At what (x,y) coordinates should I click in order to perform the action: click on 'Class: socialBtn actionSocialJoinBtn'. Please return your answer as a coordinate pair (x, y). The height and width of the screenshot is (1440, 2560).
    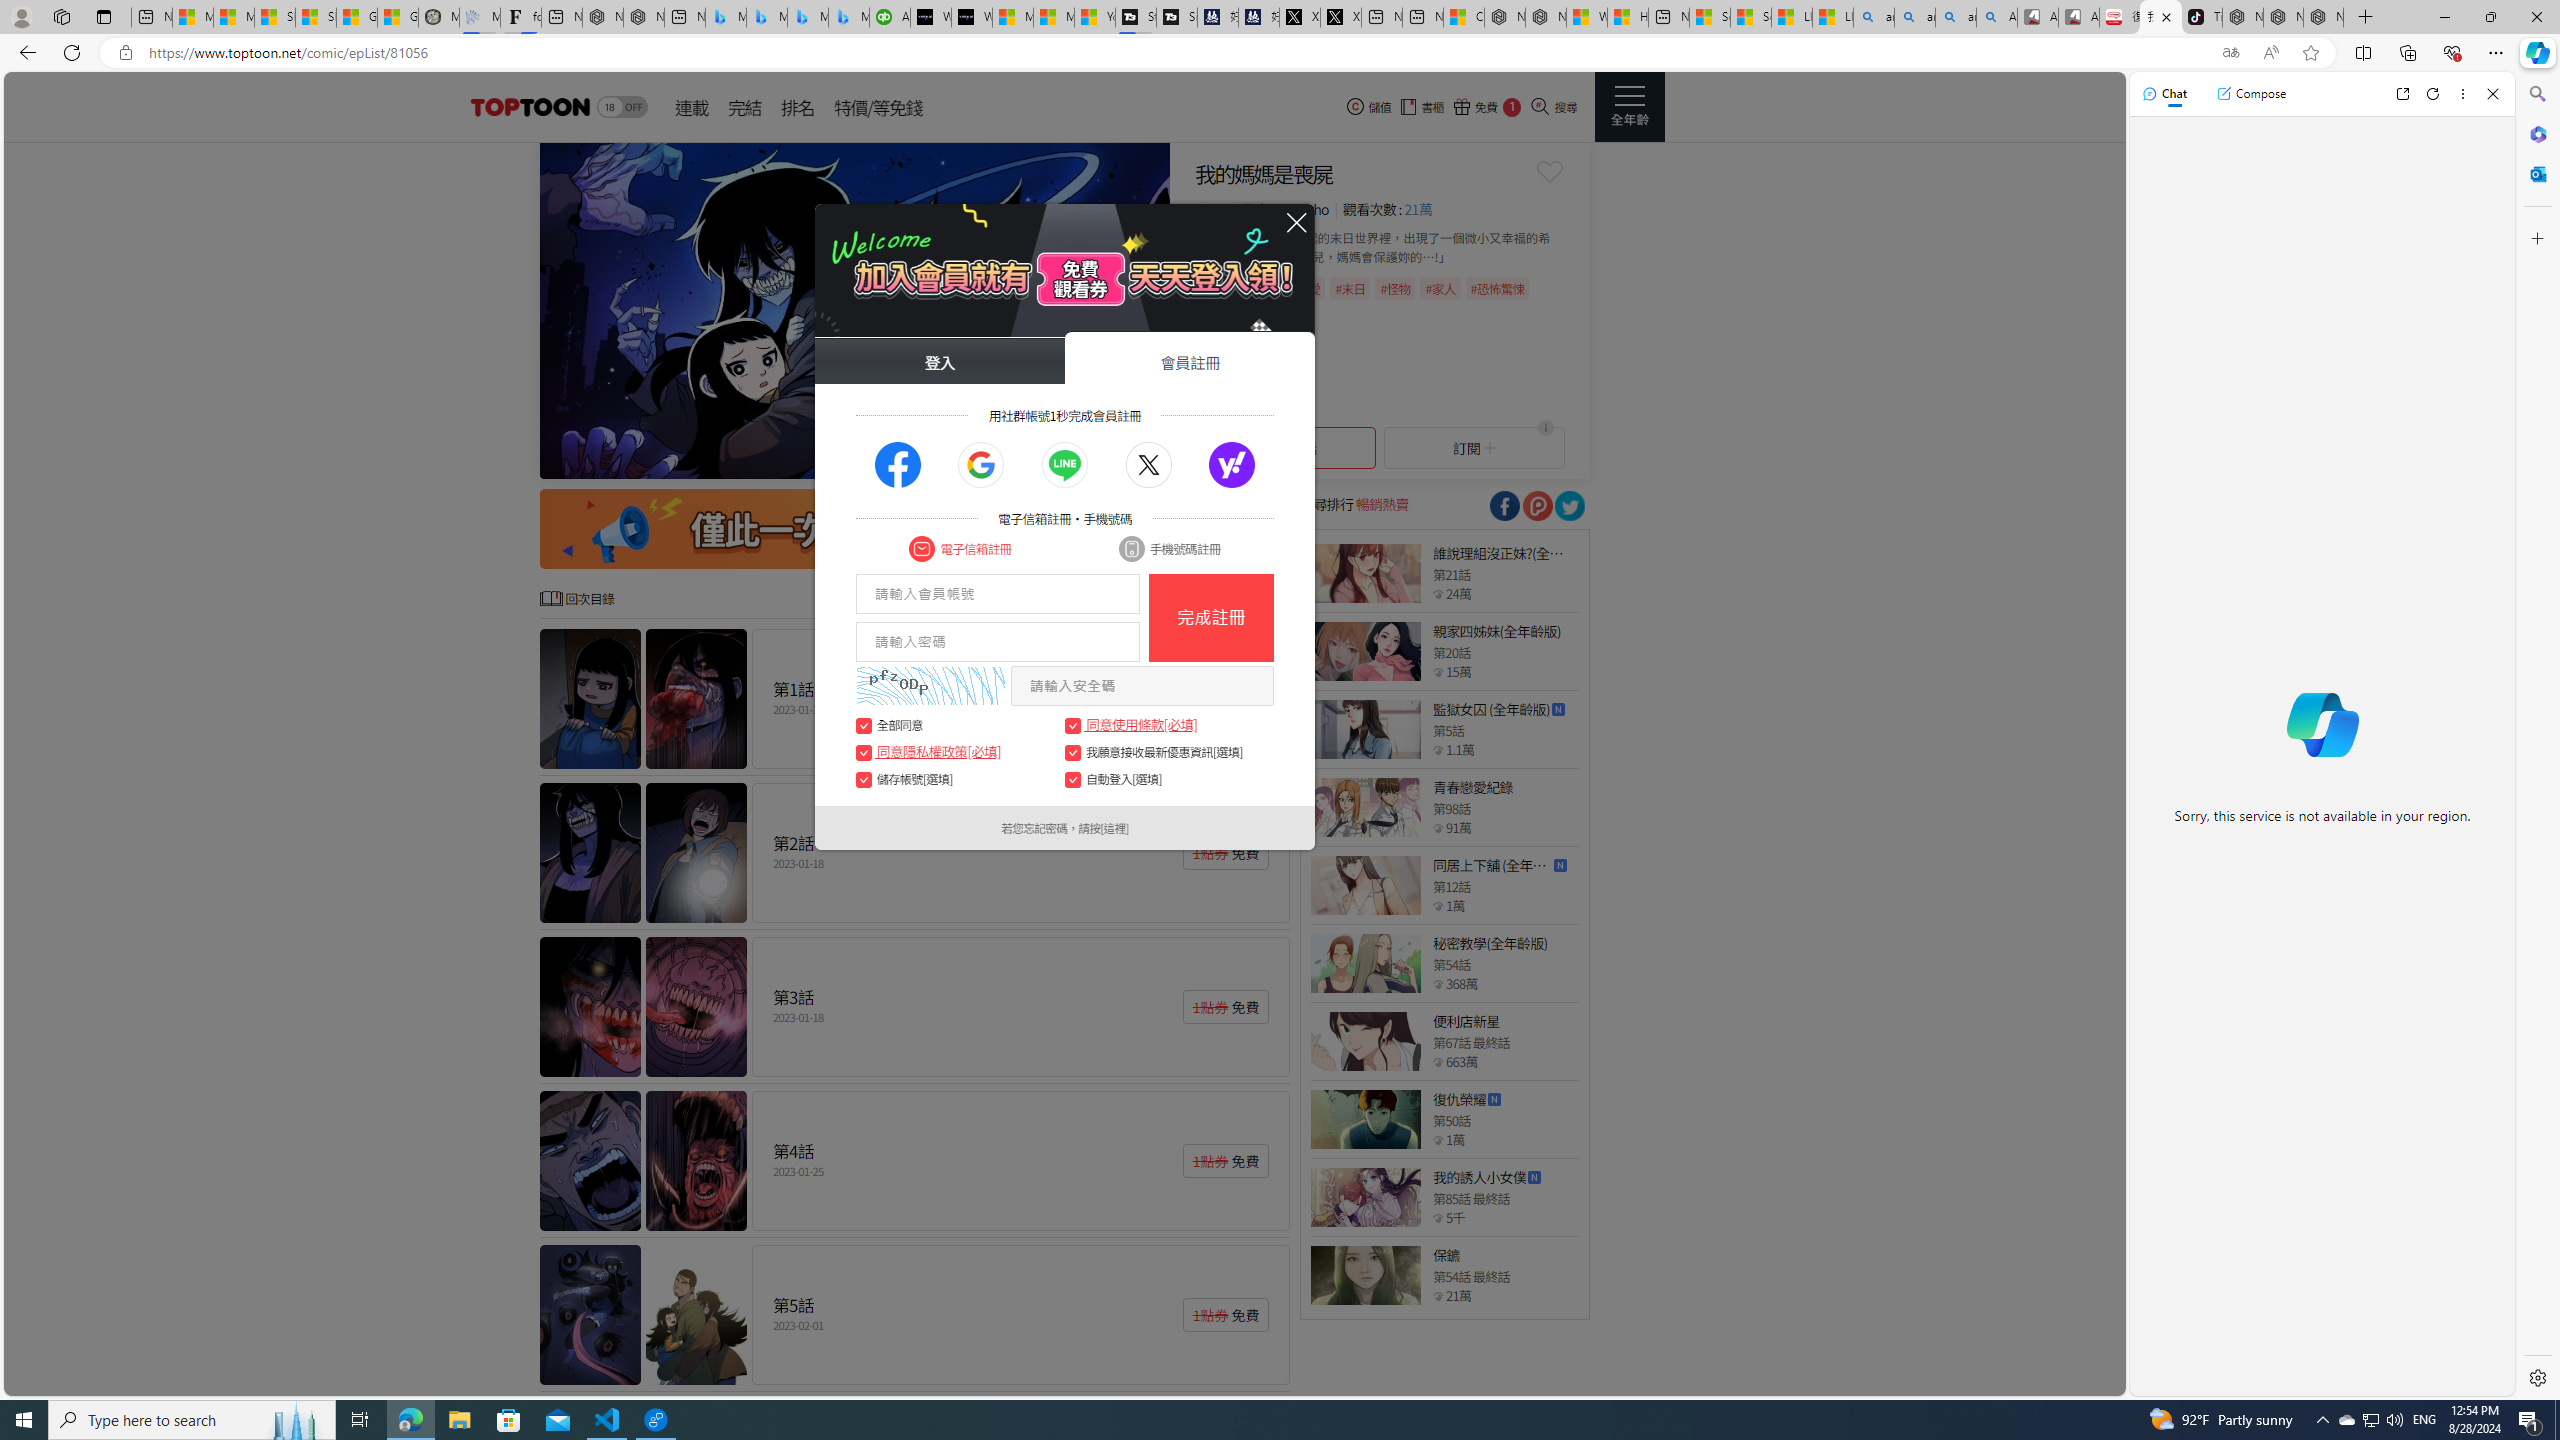
    Looking at the image, I should click on (1231, 464).